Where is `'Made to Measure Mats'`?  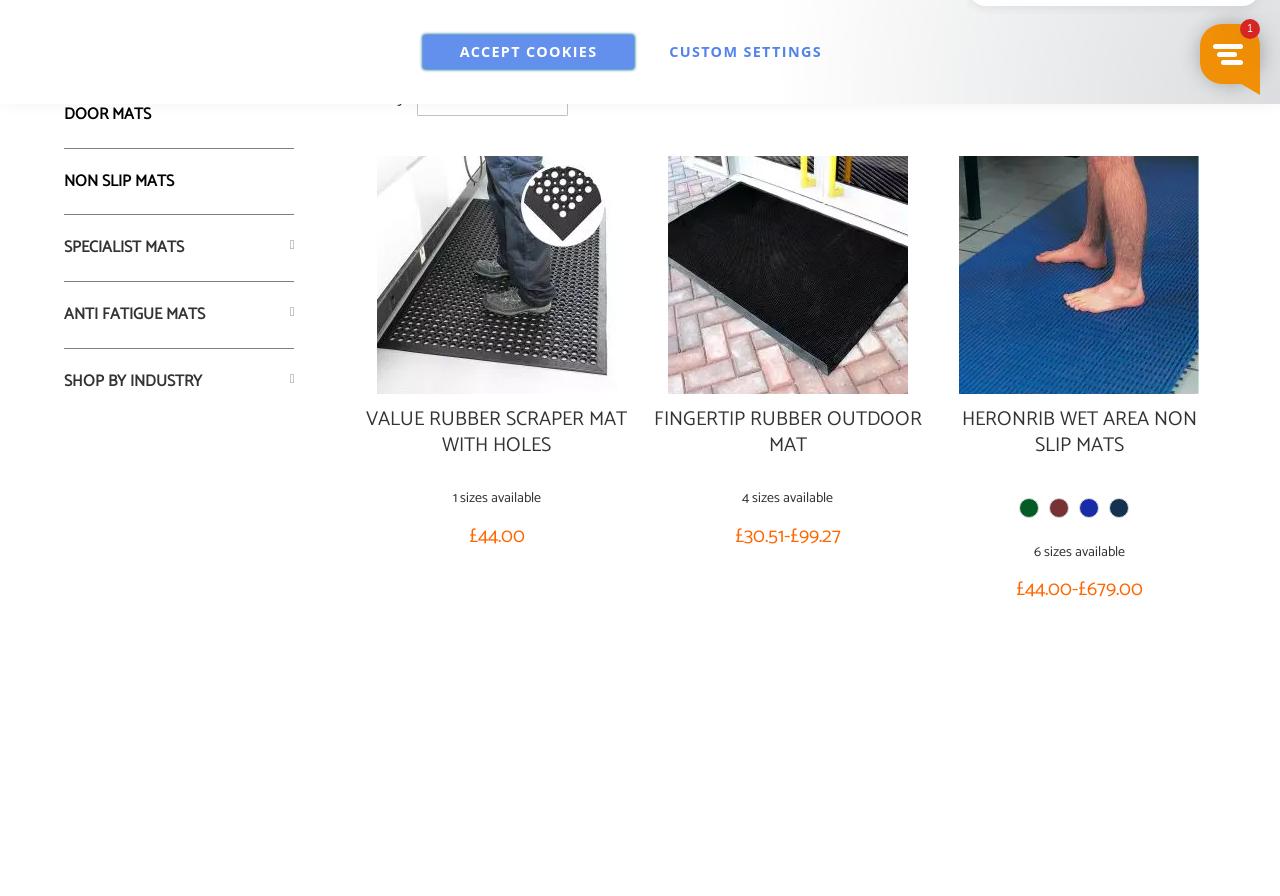
'Made to Measure Mats' is located at coordinates (64, 47).